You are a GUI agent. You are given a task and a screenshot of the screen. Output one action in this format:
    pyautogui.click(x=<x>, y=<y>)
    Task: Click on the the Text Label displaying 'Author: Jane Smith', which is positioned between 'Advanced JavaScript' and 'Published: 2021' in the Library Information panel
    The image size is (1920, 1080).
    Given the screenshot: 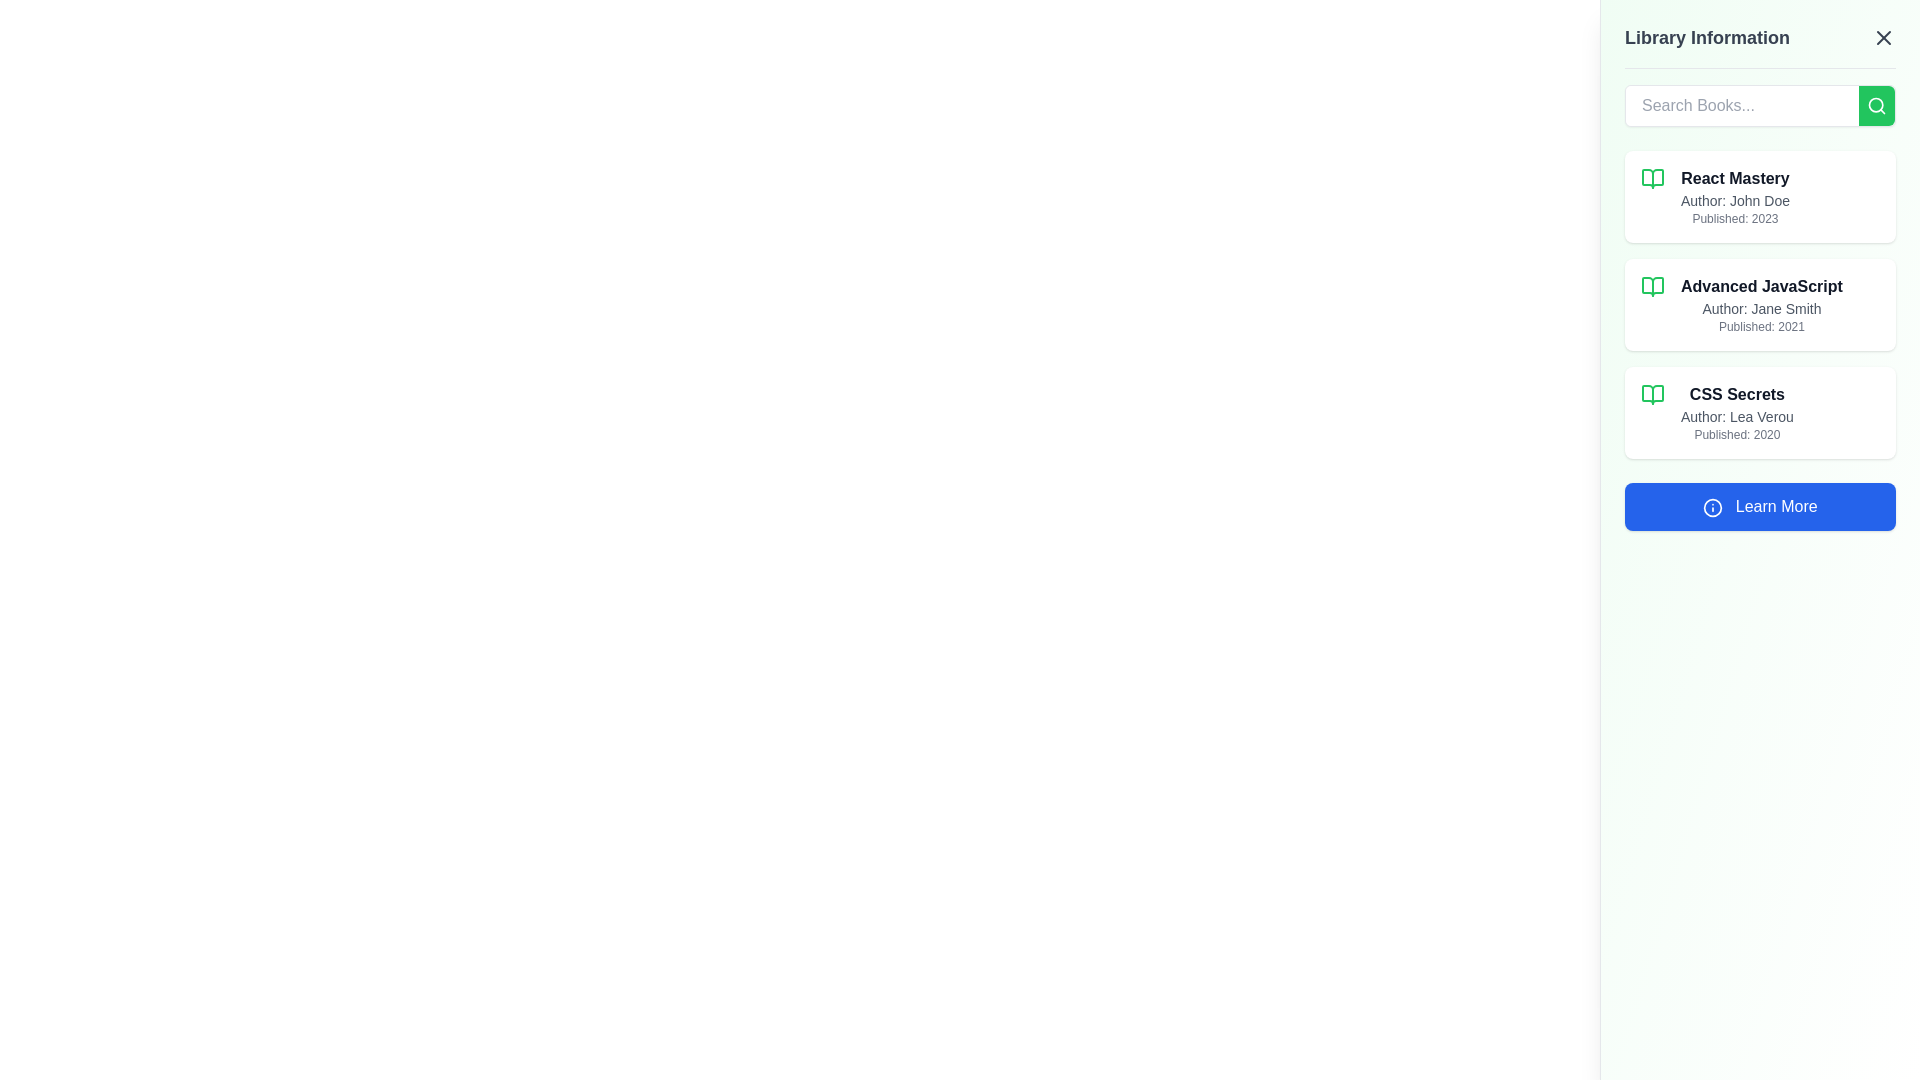 What is the action you would take?
    pyautogui.click(x=1761, y=308)
    